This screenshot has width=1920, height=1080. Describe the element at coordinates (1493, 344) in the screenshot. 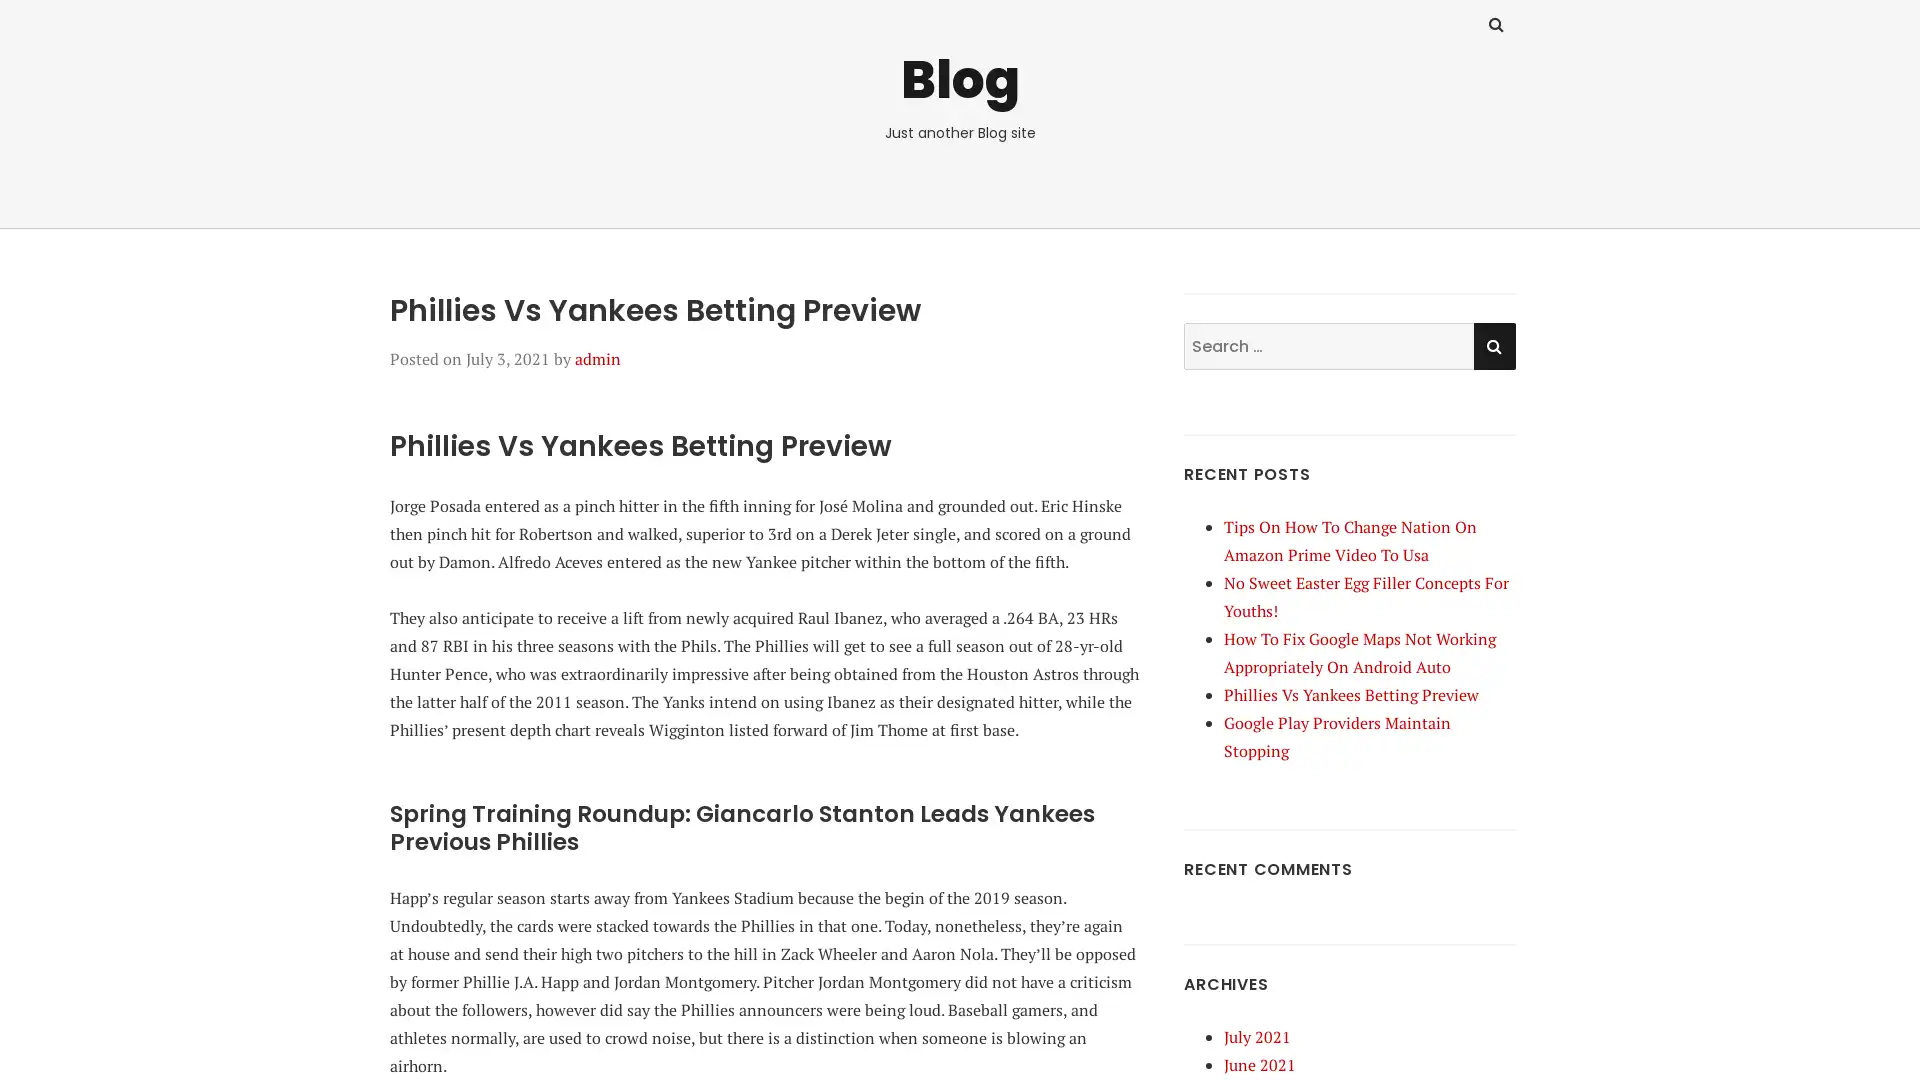

I see `SEARCH` at that location.